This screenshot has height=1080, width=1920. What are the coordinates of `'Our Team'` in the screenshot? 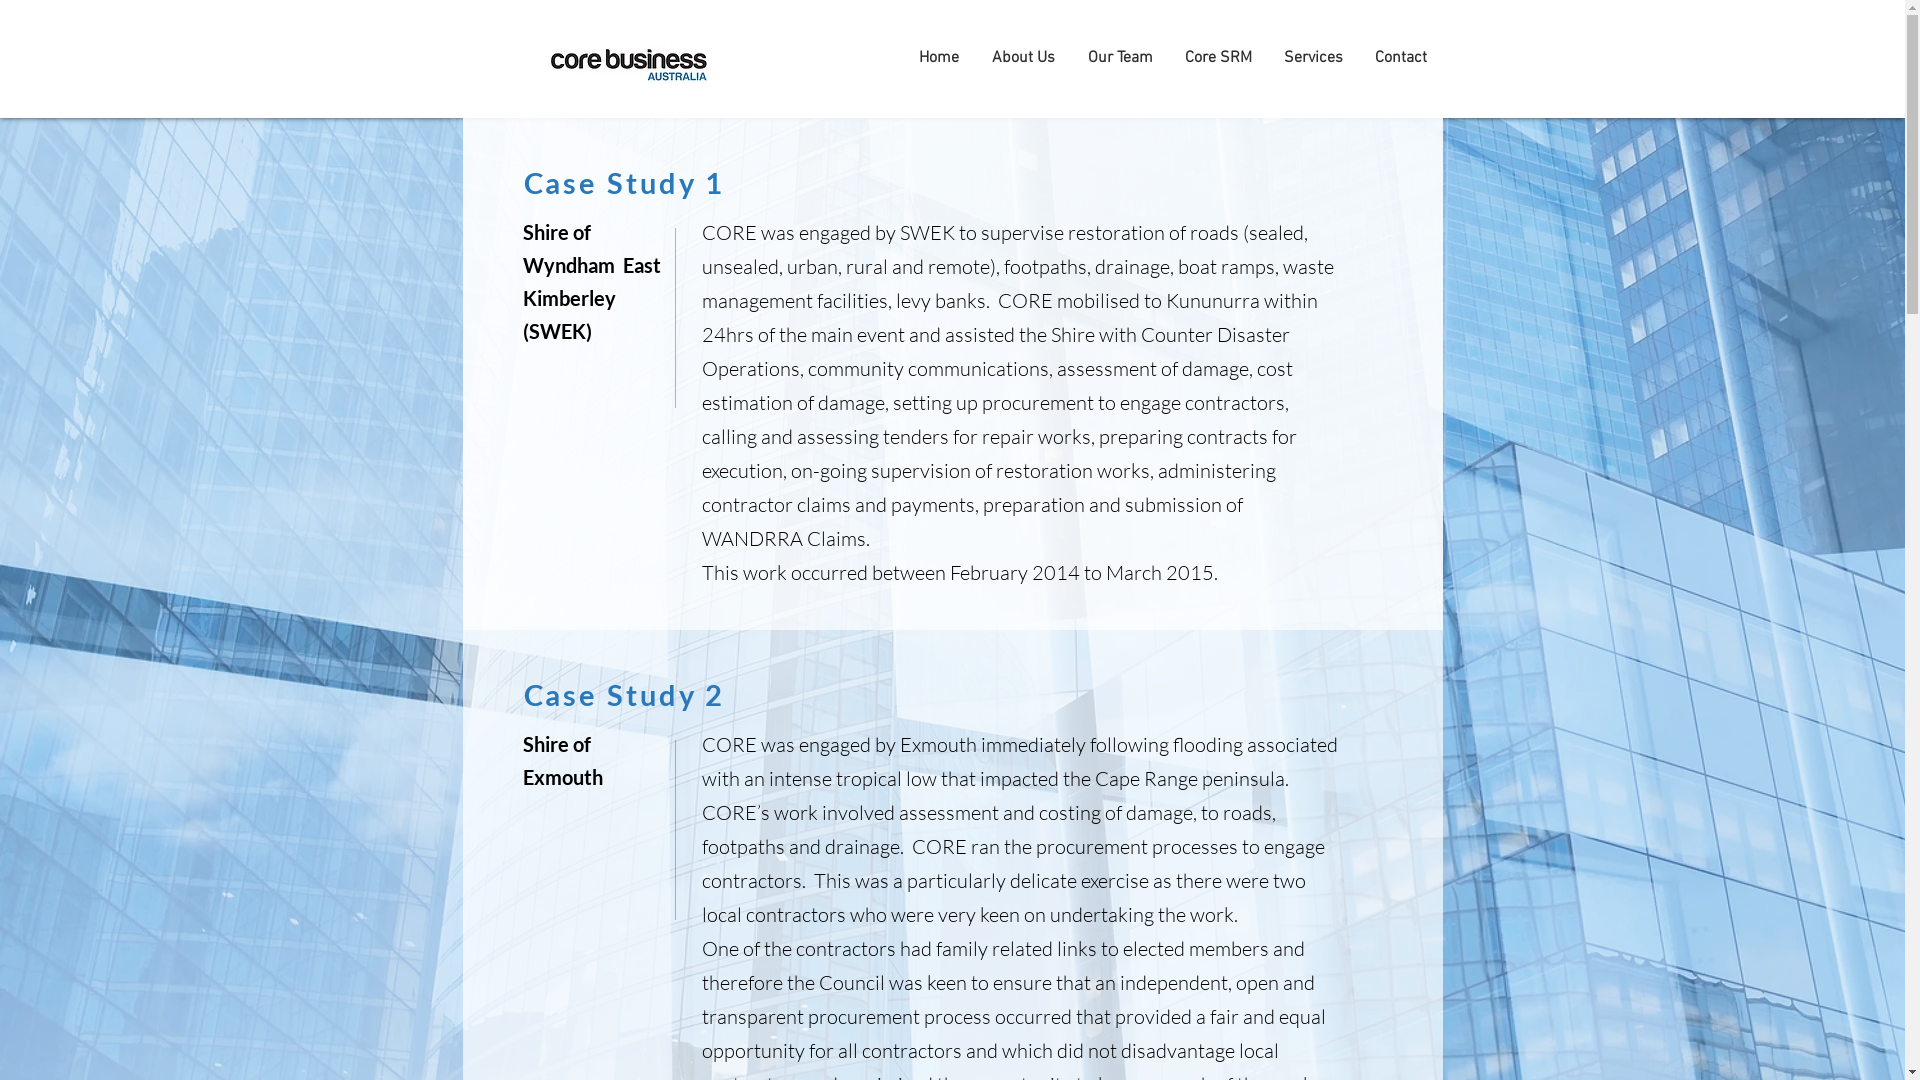 It's located at (1120, 57).